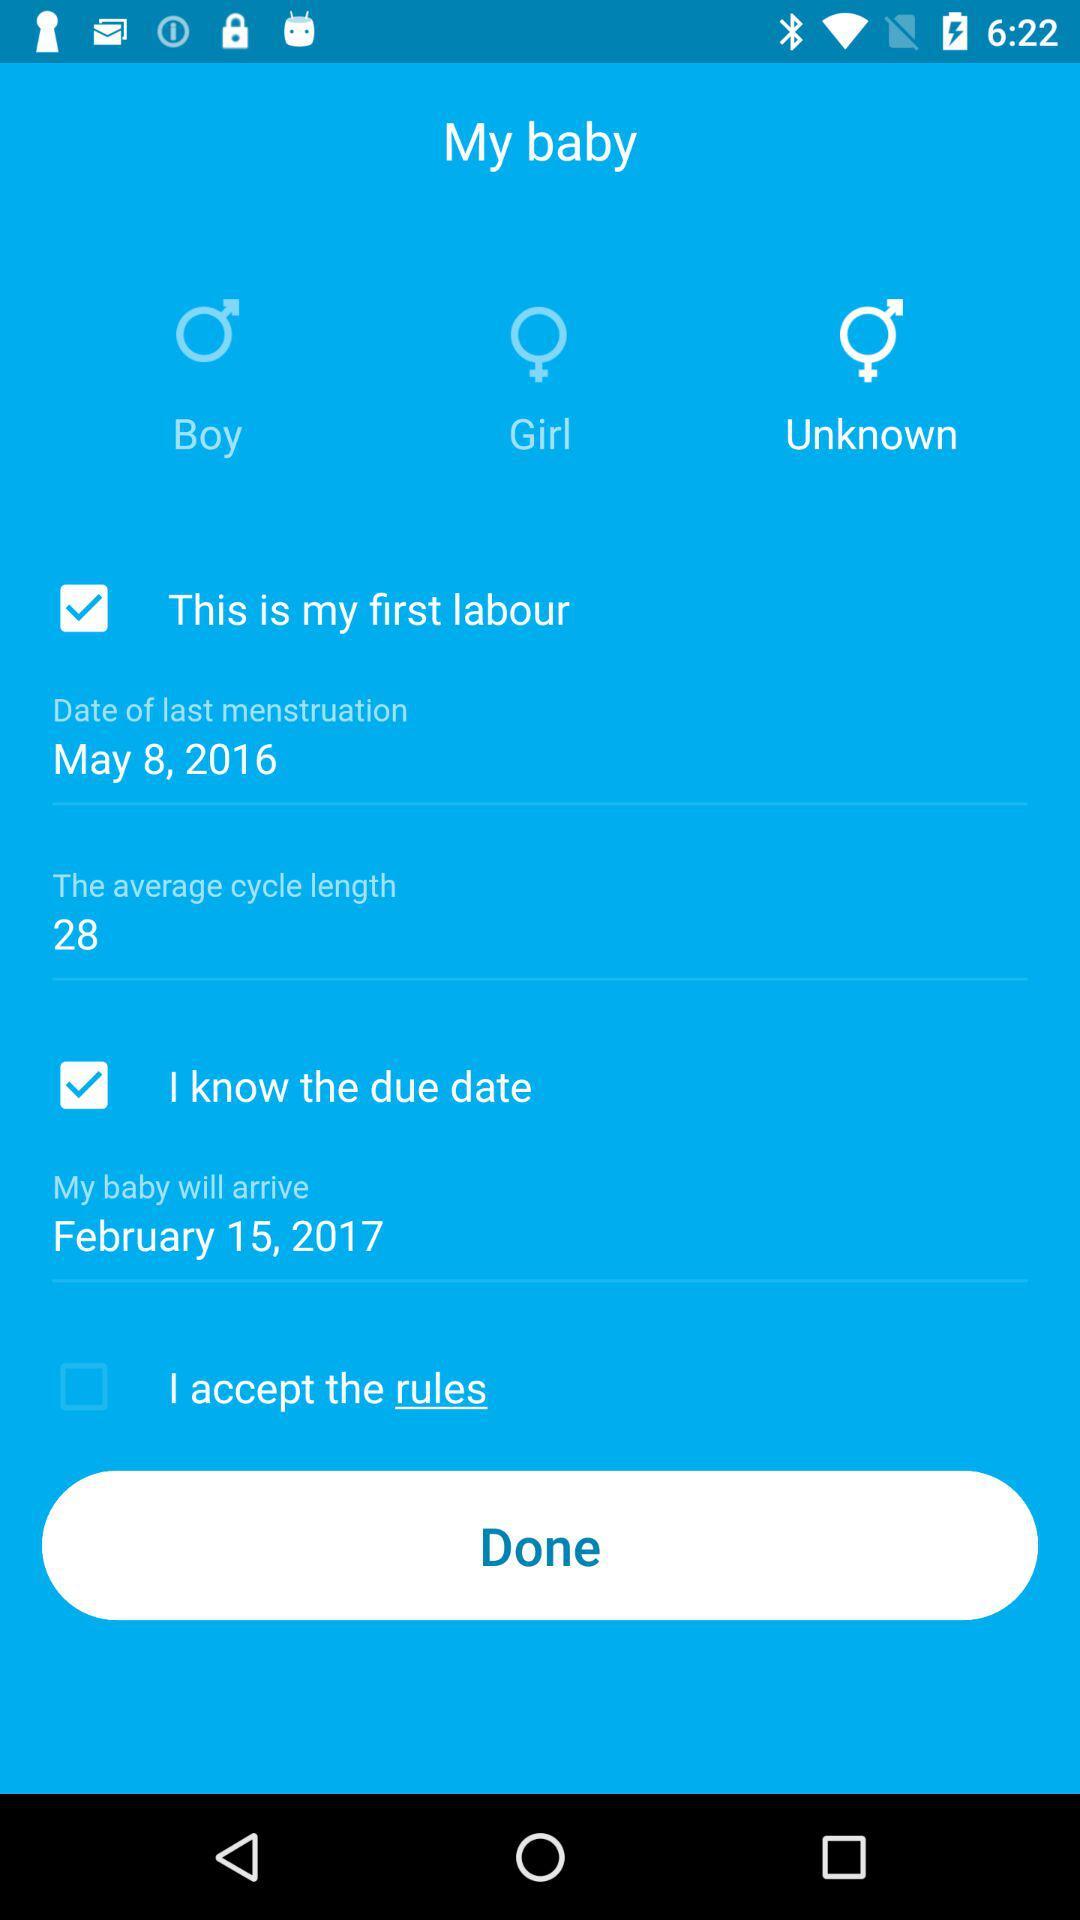  What do you see at coordinates (83, 1084) in the screenshot?
I see `due date` at bounding box center [83, 1084].